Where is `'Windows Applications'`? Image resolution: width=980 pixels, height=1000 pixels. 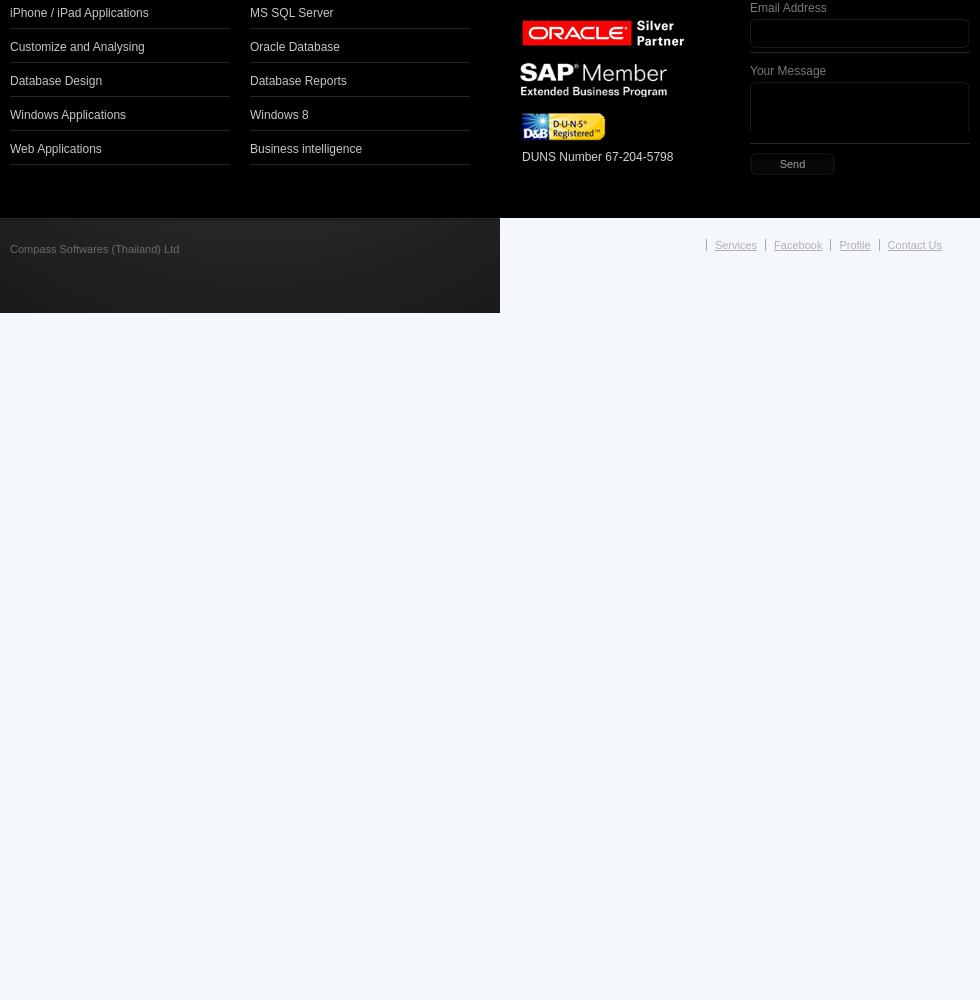
'Windows Applications' is located at coordinates (68, 113).